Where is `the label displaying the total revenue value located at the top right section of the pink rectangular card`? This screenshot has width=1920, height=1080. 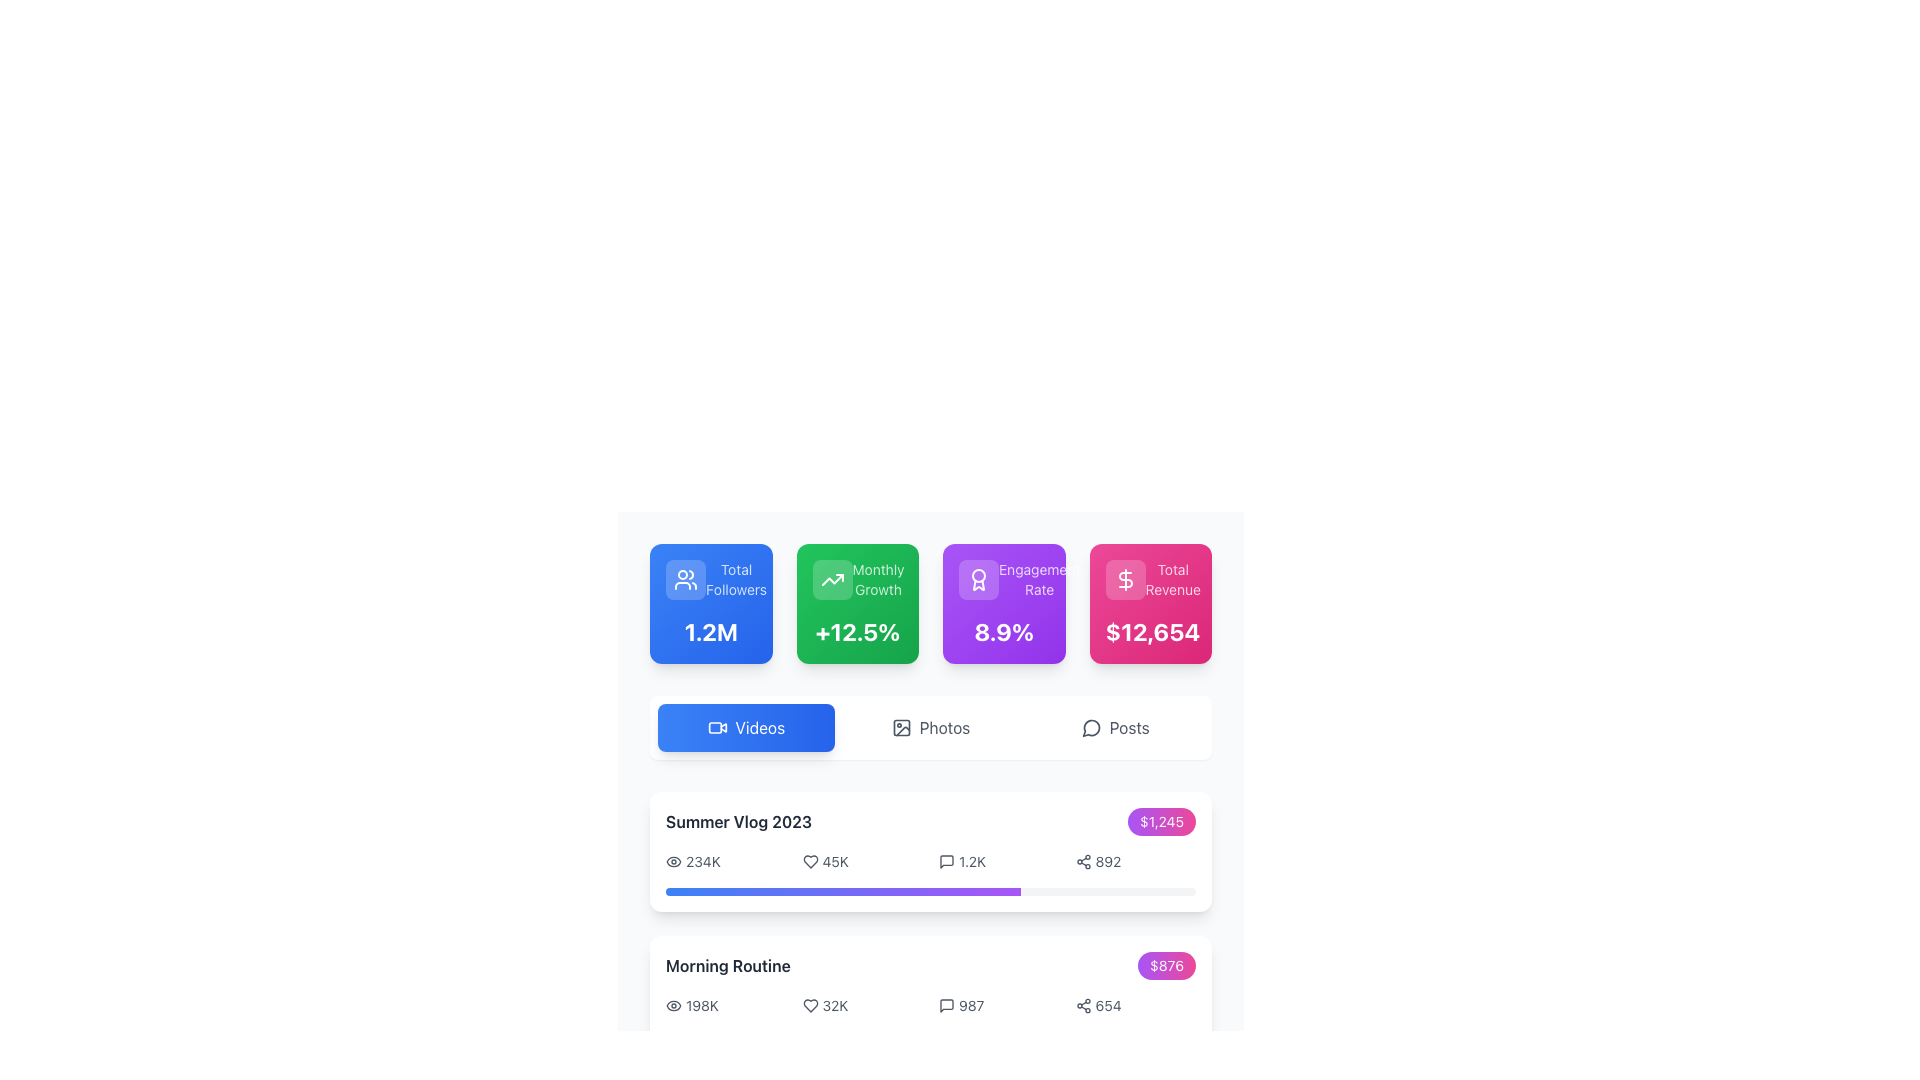 the label displaying the total revenue value located at the top right section of the pink rectangular card is located at coordinates (1150, 579).